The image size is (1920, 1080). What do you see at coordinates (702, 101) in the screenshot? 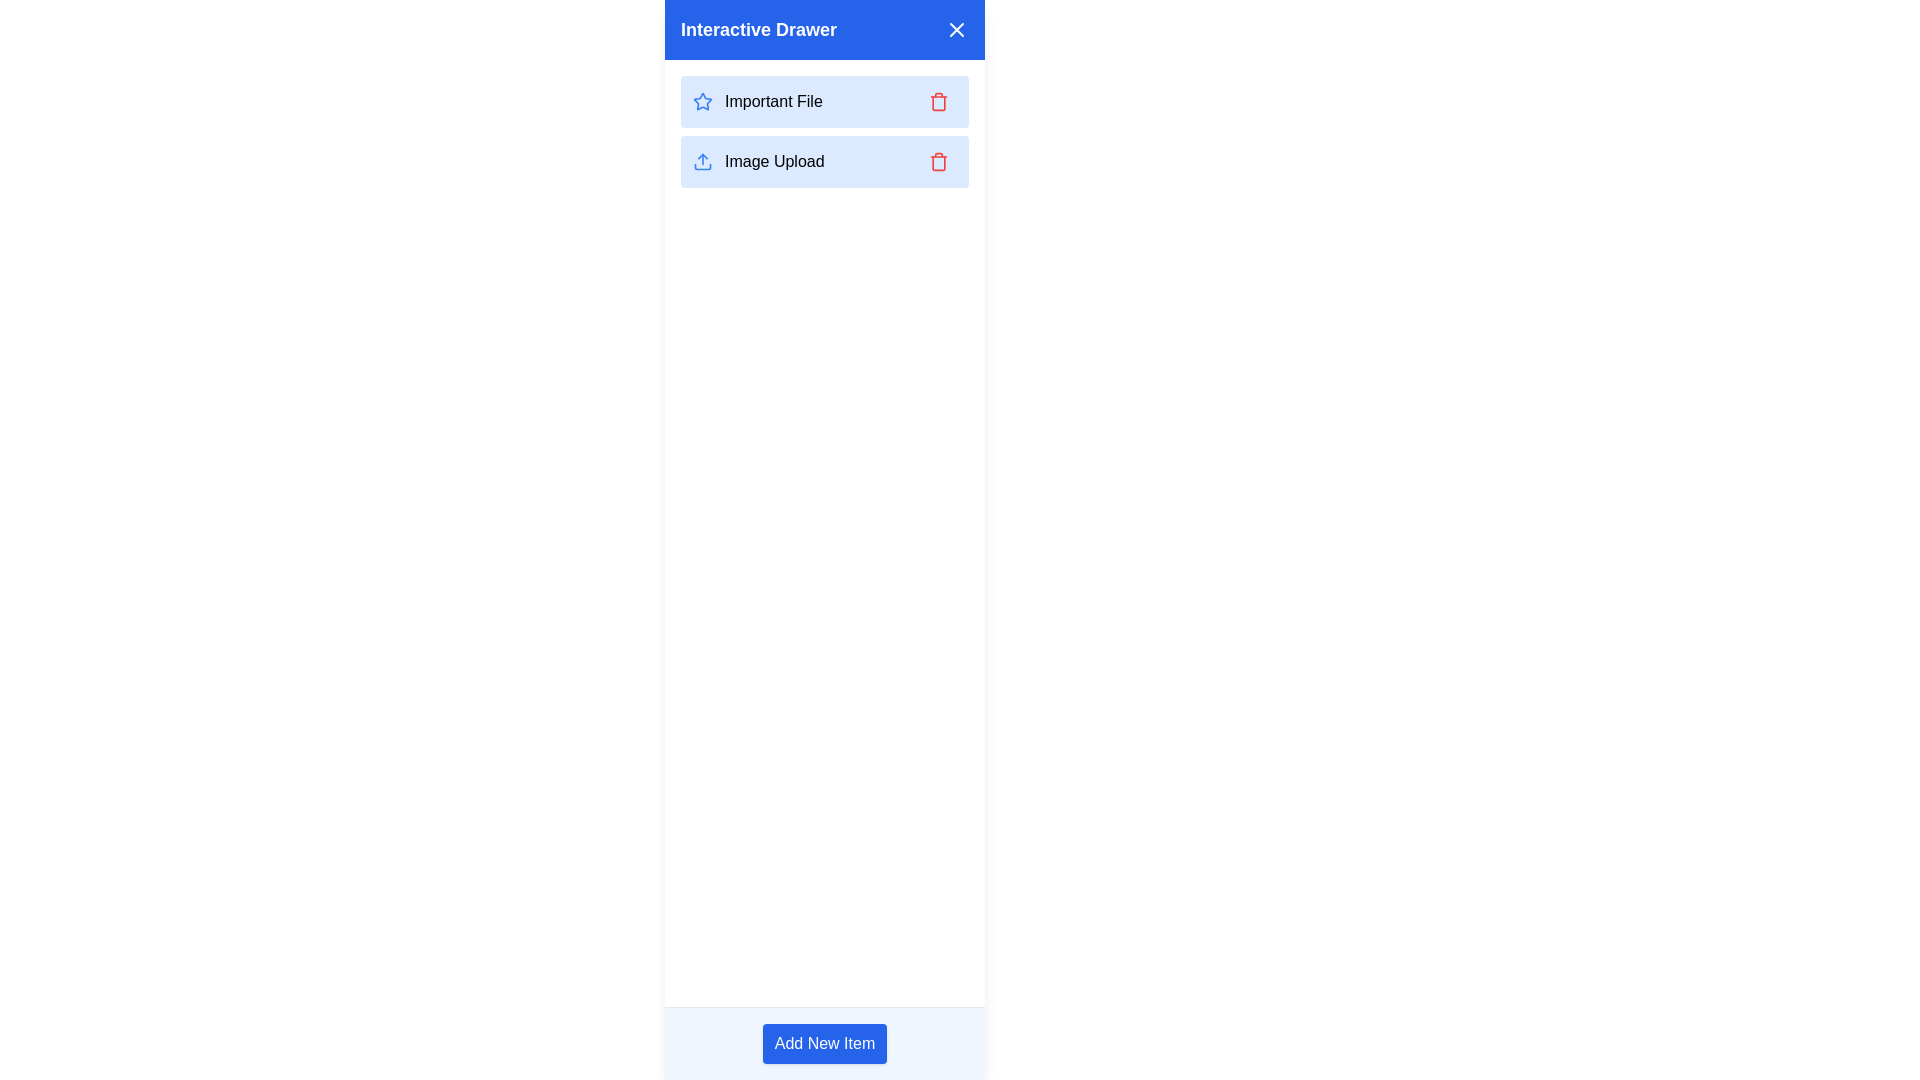
I see `the icon located to the left of the text 'Important File' to toggle its state` at bounding box center [702, 101].